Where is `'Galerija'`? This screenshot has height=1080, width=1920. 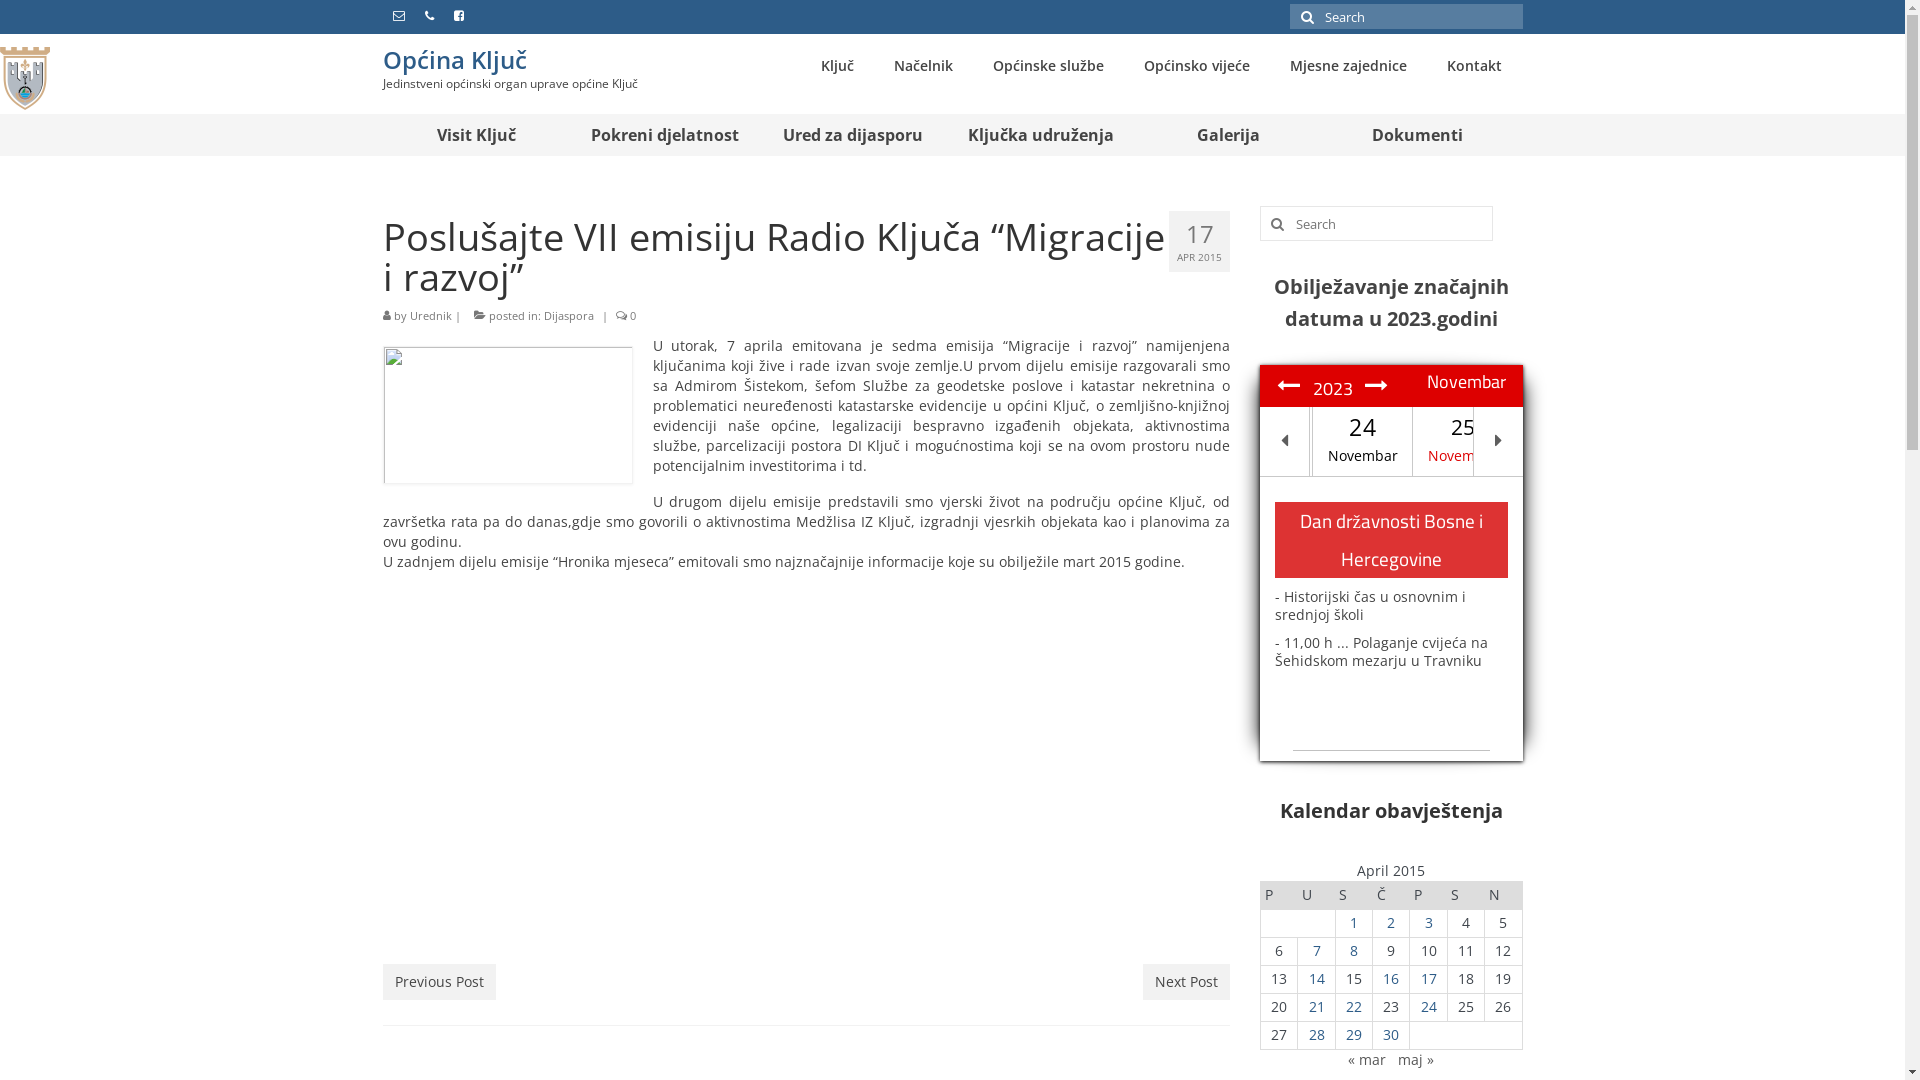
'Galerija' is located at coordinates (1227, 135).